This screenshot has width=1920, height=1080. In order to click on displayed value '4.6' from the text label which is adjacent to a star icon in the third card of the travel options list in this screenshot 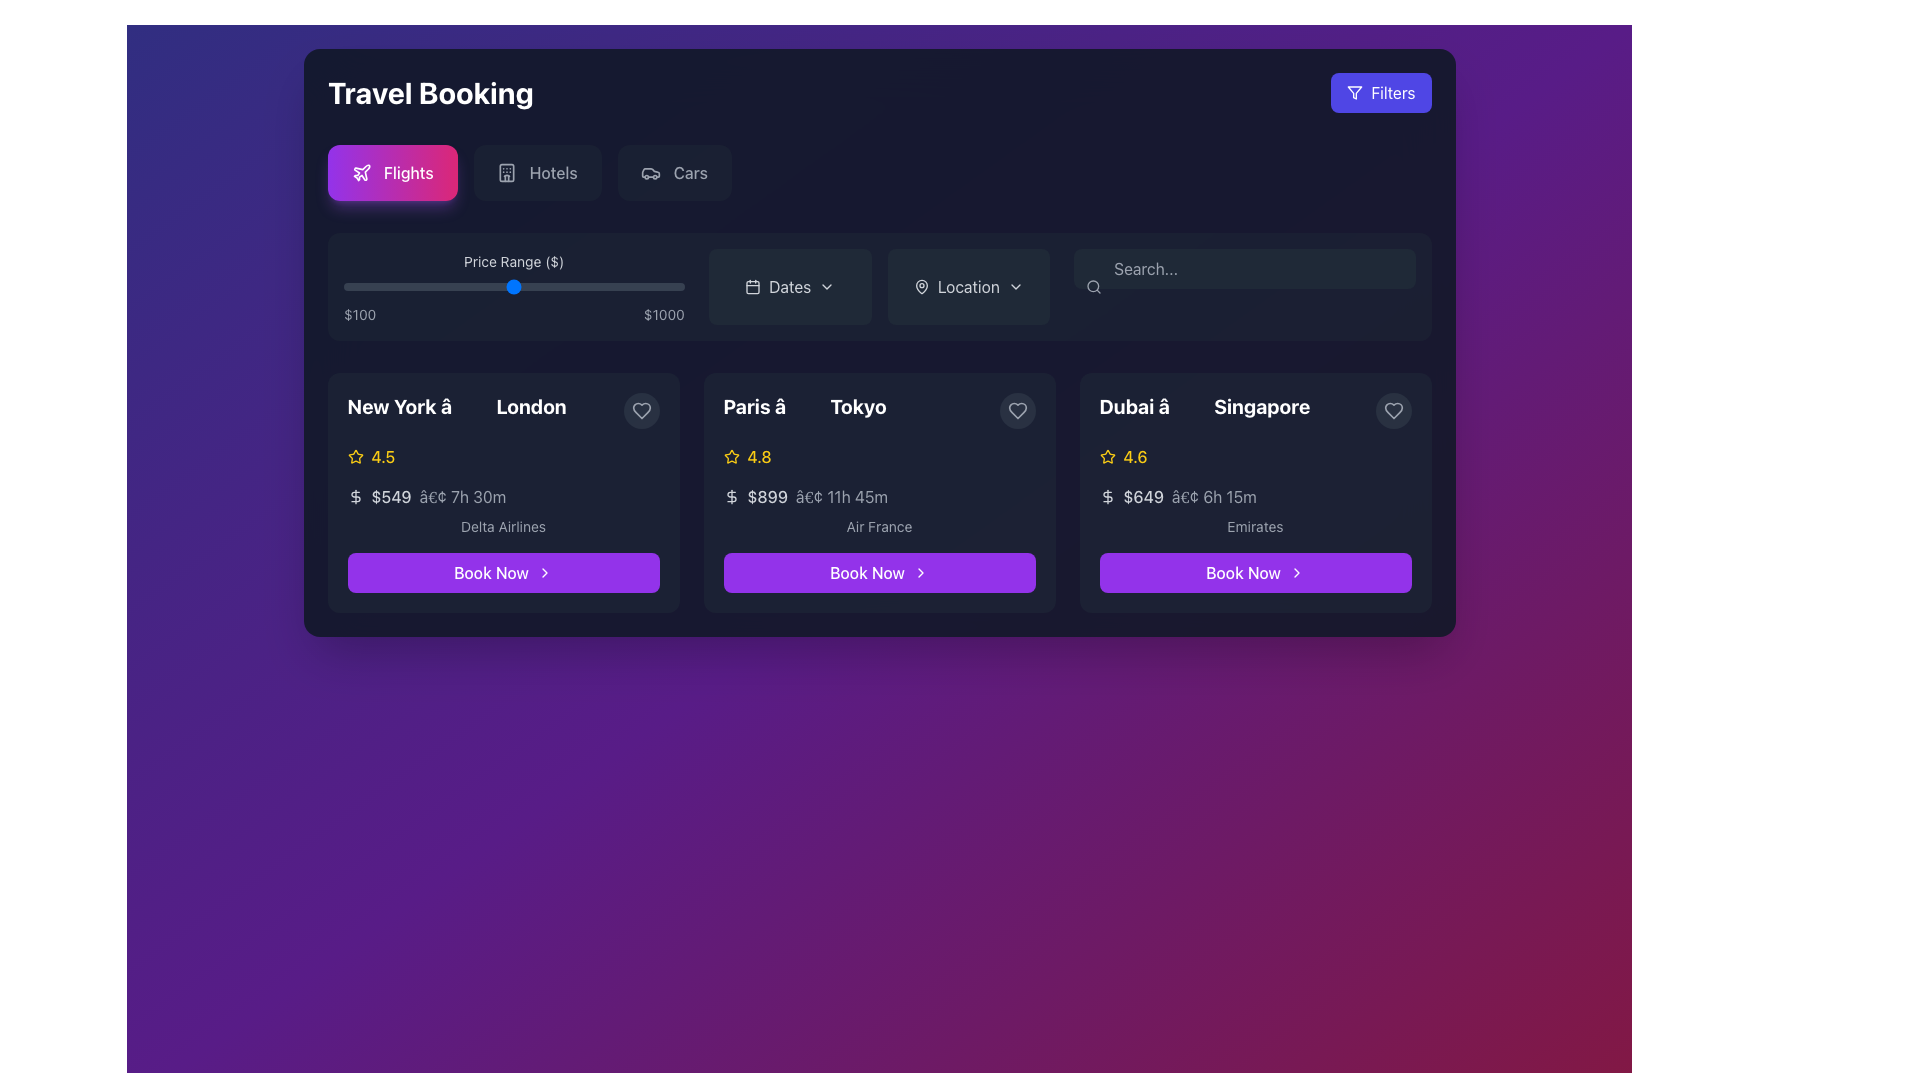, I will do `click(1135, 456)`.